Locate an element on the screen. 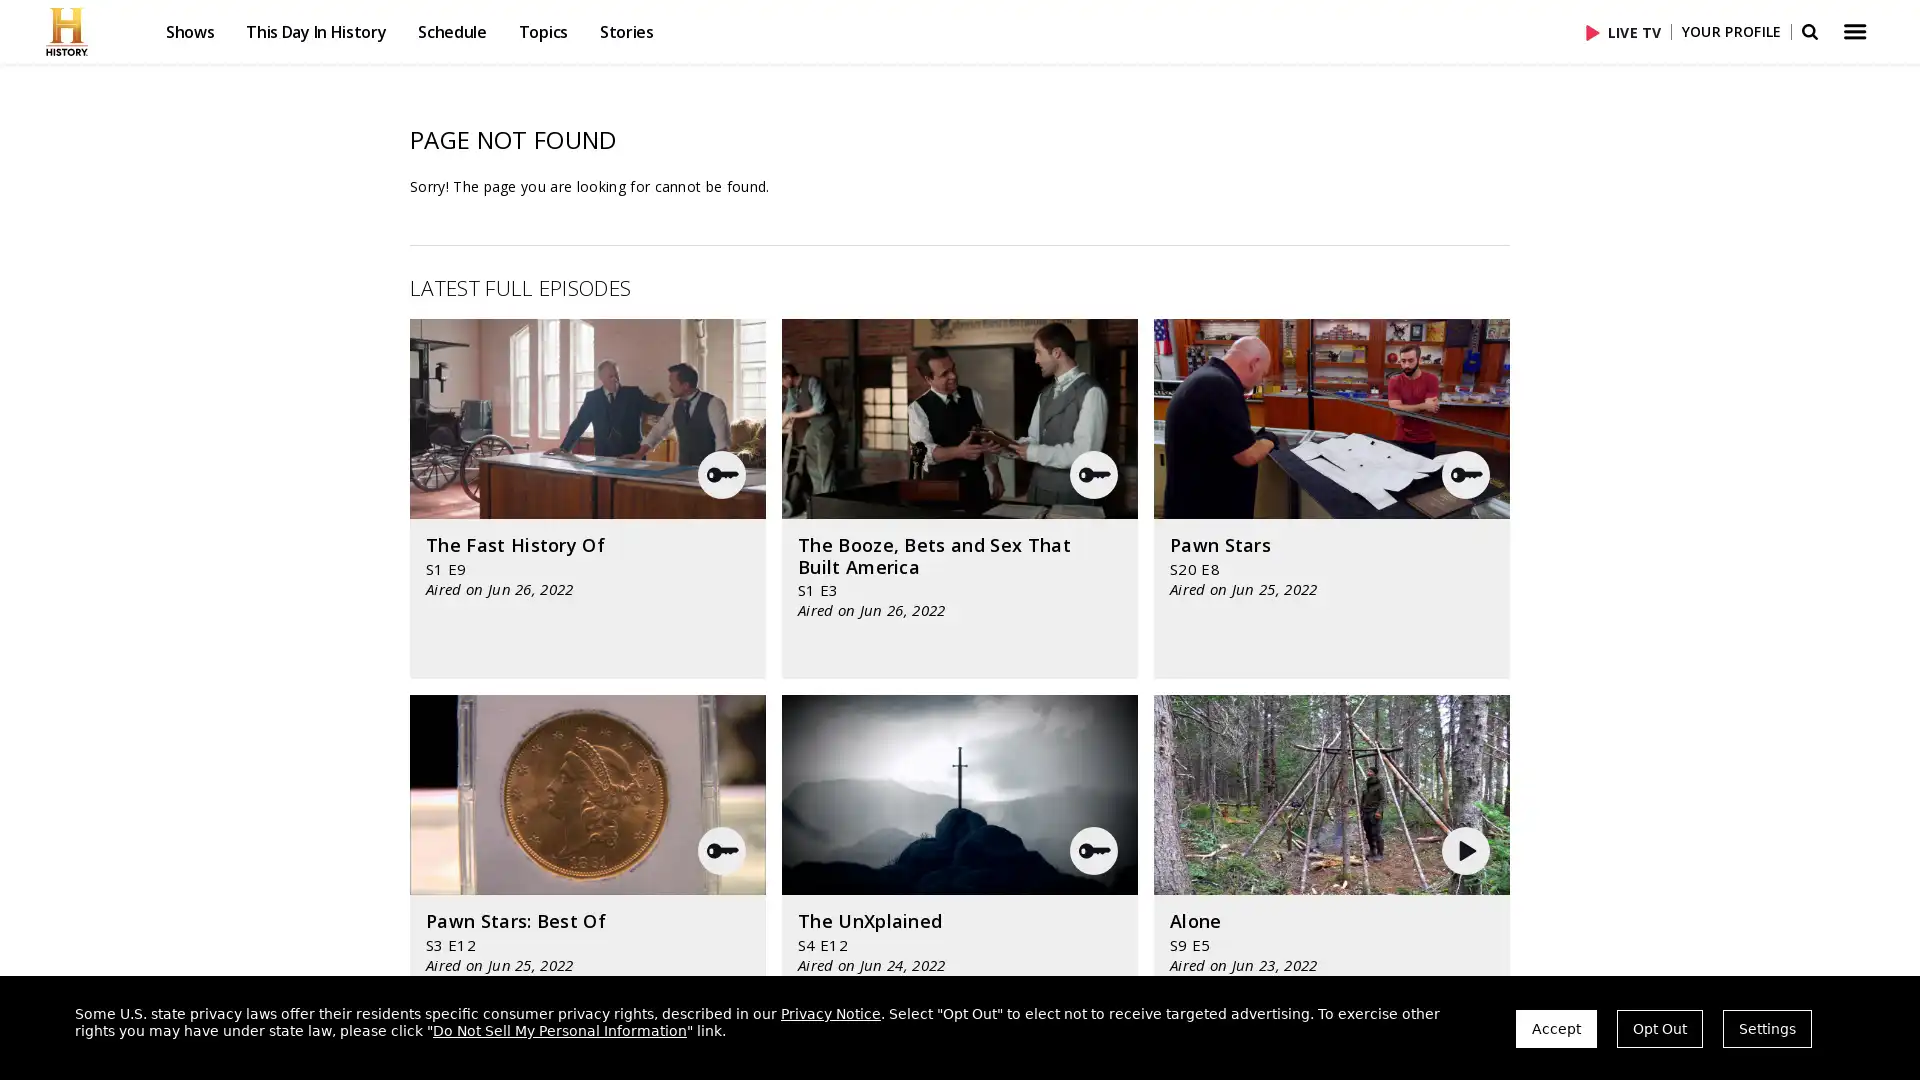  Q is located at coordinates (1093, 851).